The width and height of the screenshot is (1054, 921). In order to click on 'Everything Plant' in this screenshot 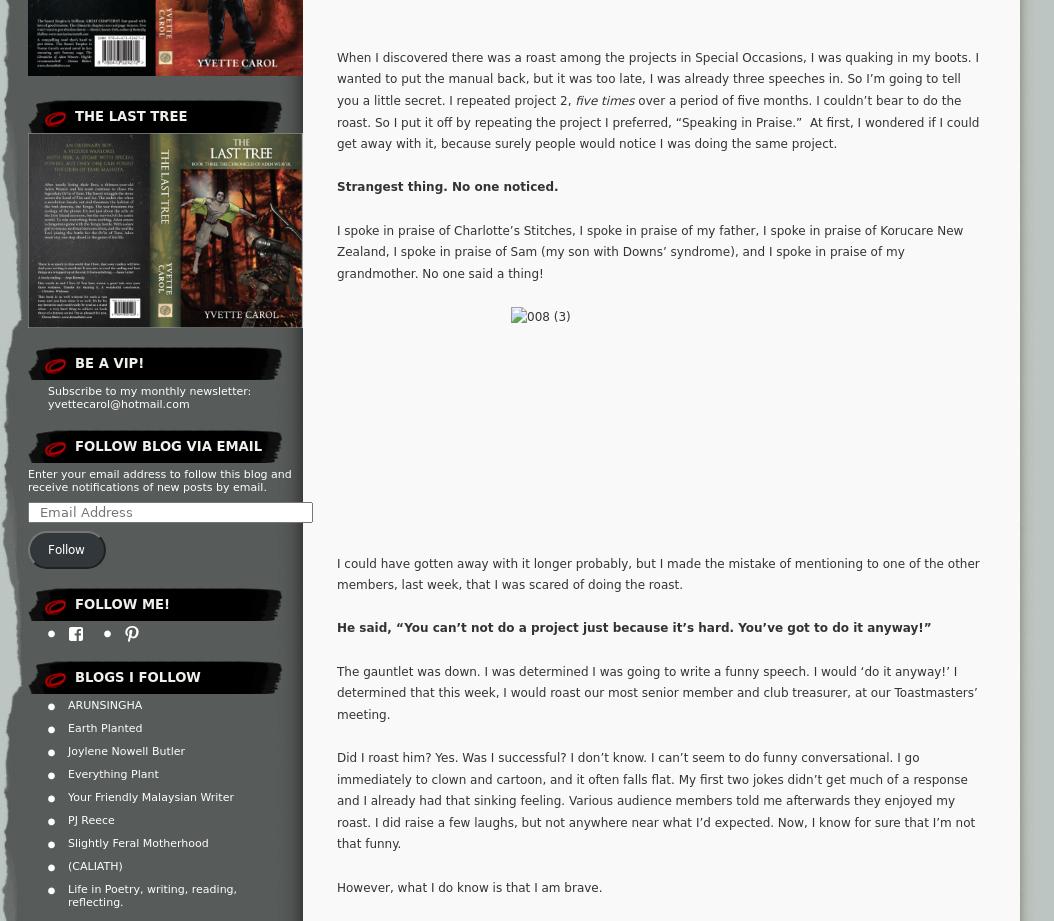, I will do `click(66, 773)`.